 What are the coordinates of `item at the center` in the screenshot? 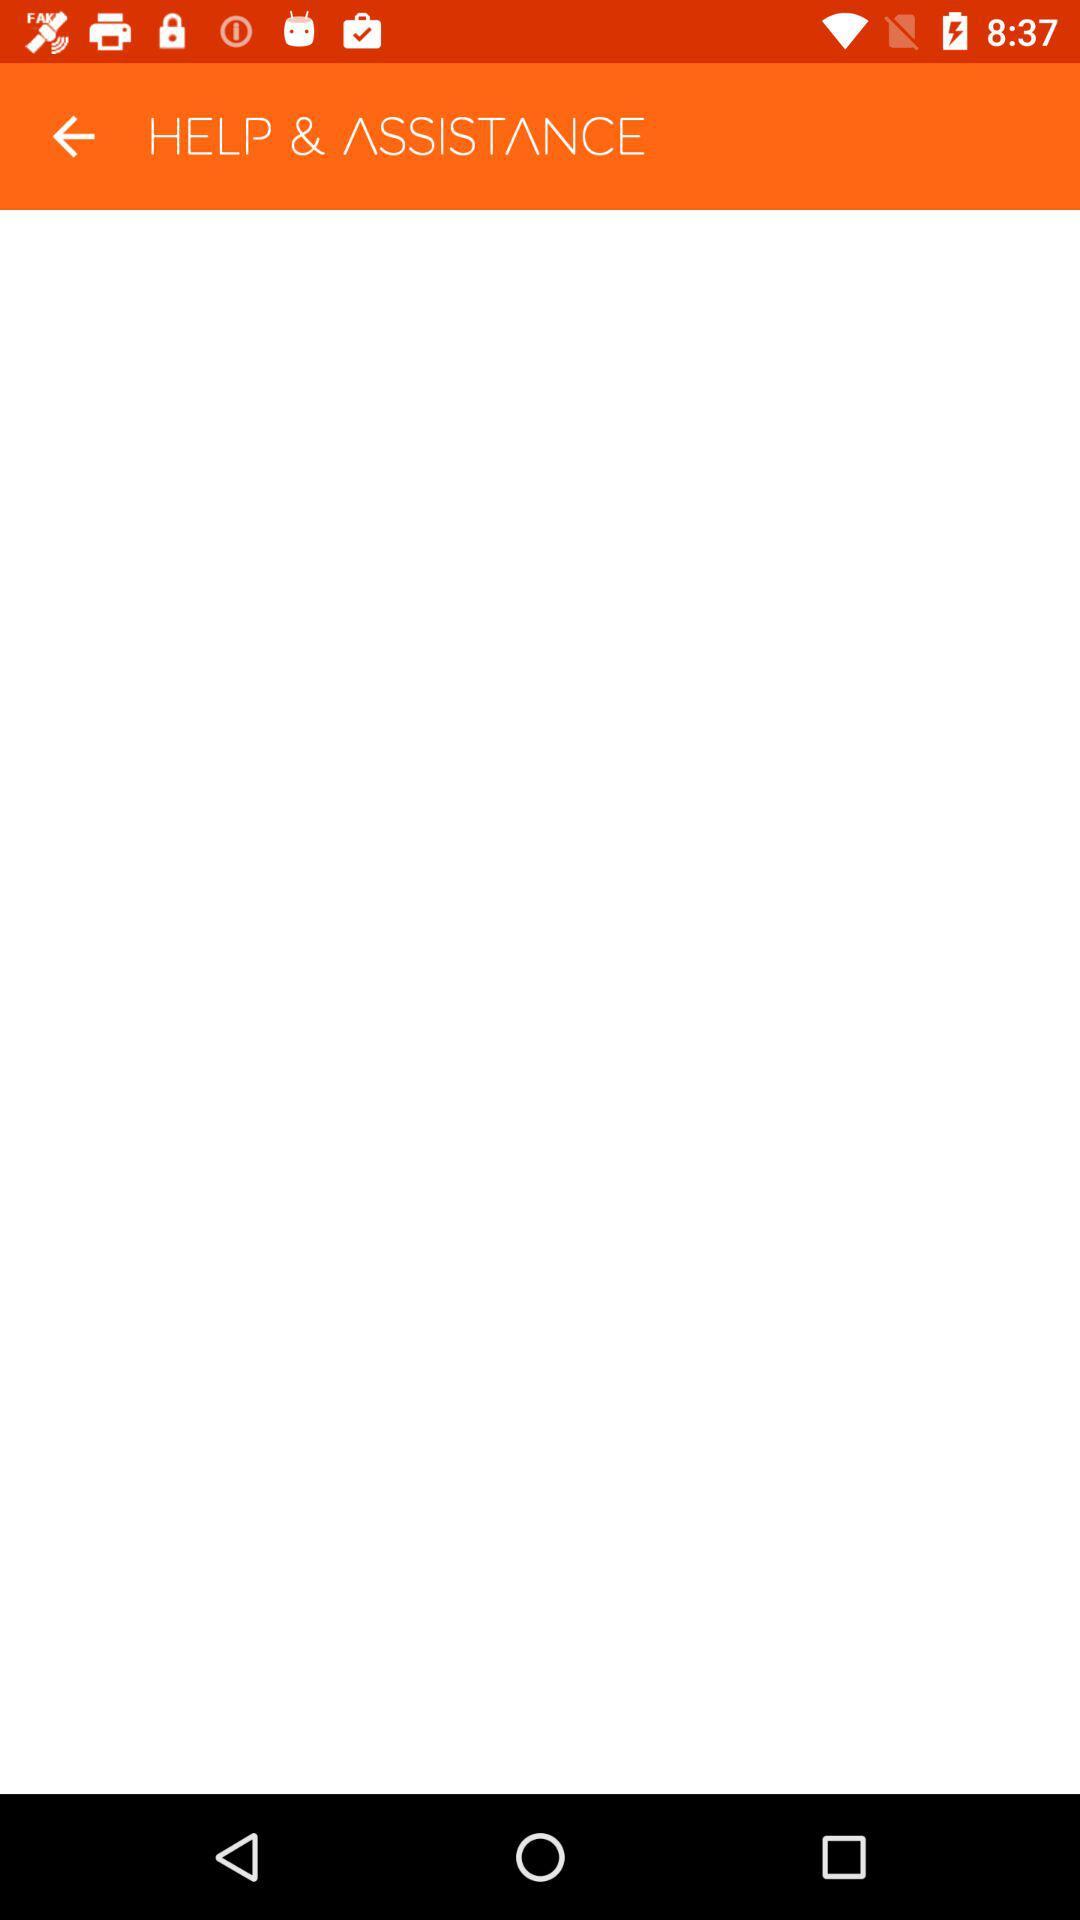 It's located at (540, 1002).